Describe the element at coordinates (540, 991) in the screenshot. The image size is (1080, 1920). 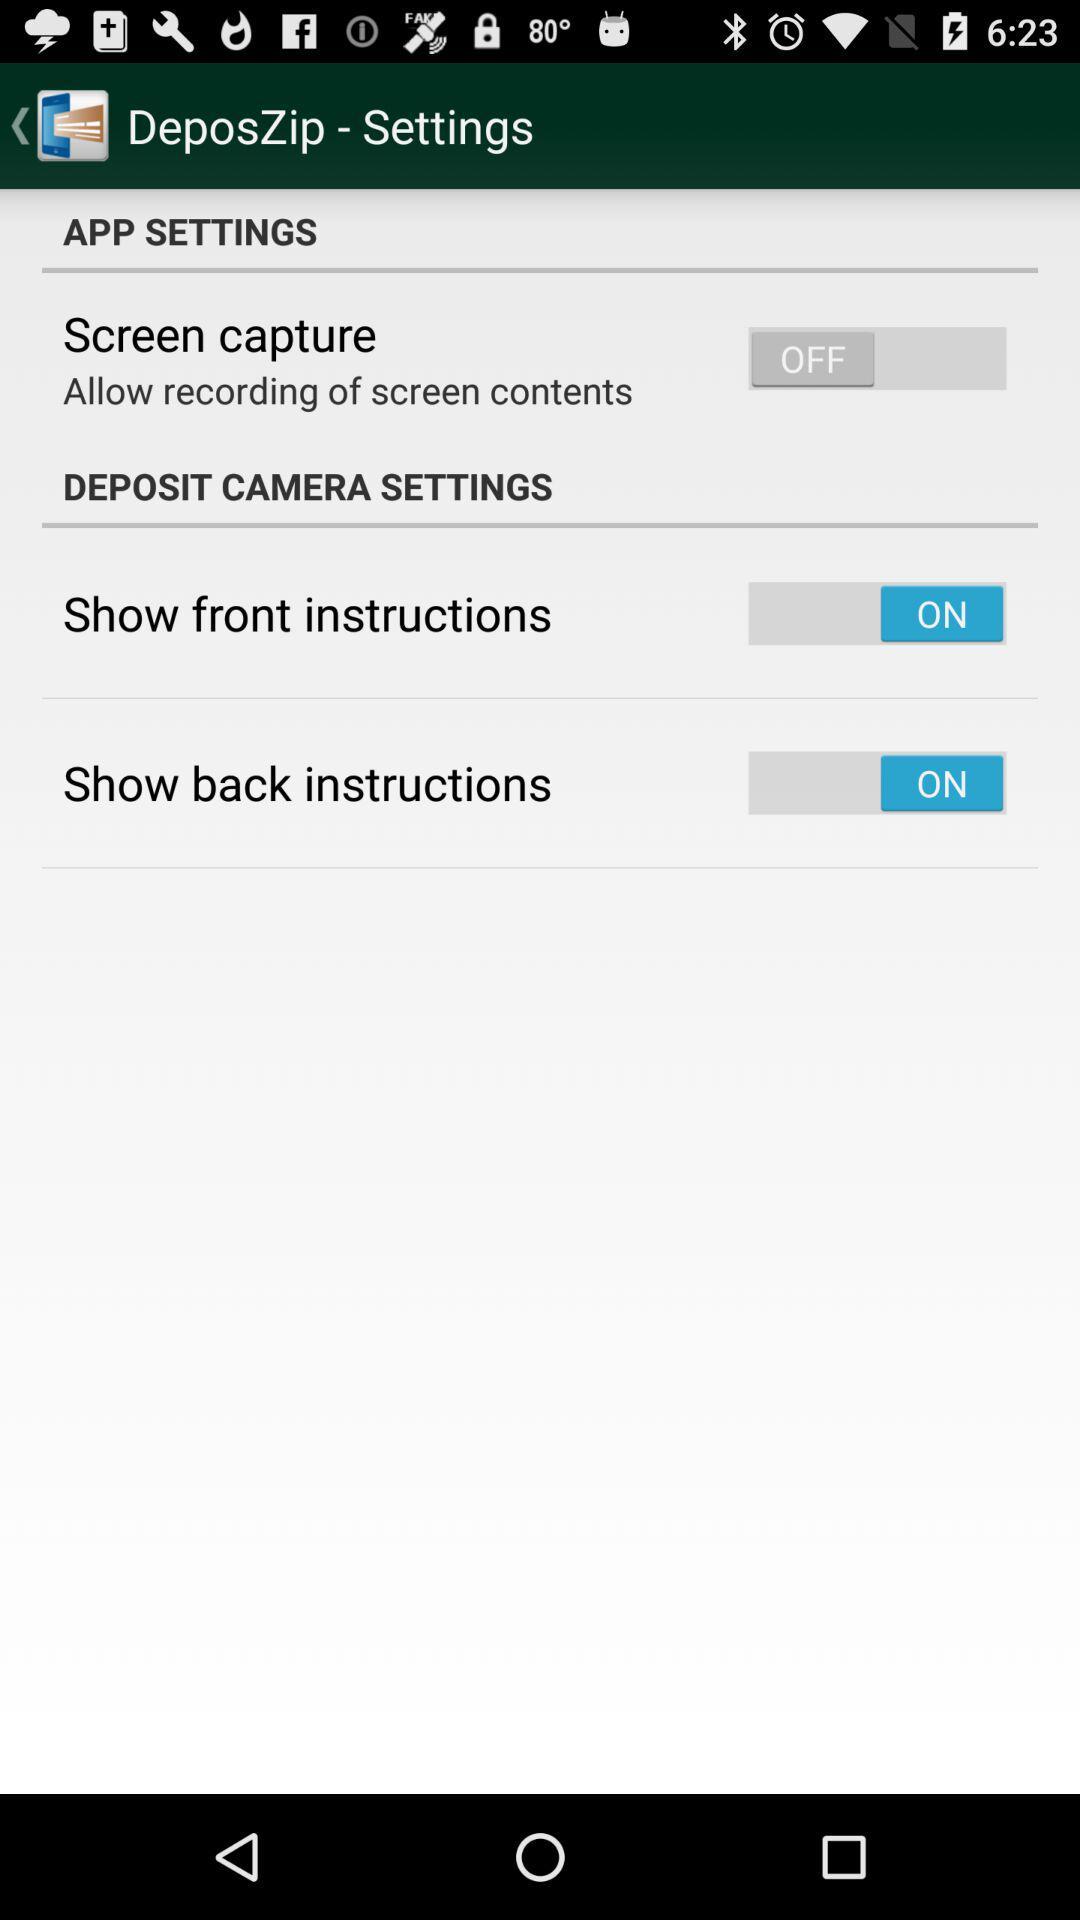
I see `the item at the center` at that location.